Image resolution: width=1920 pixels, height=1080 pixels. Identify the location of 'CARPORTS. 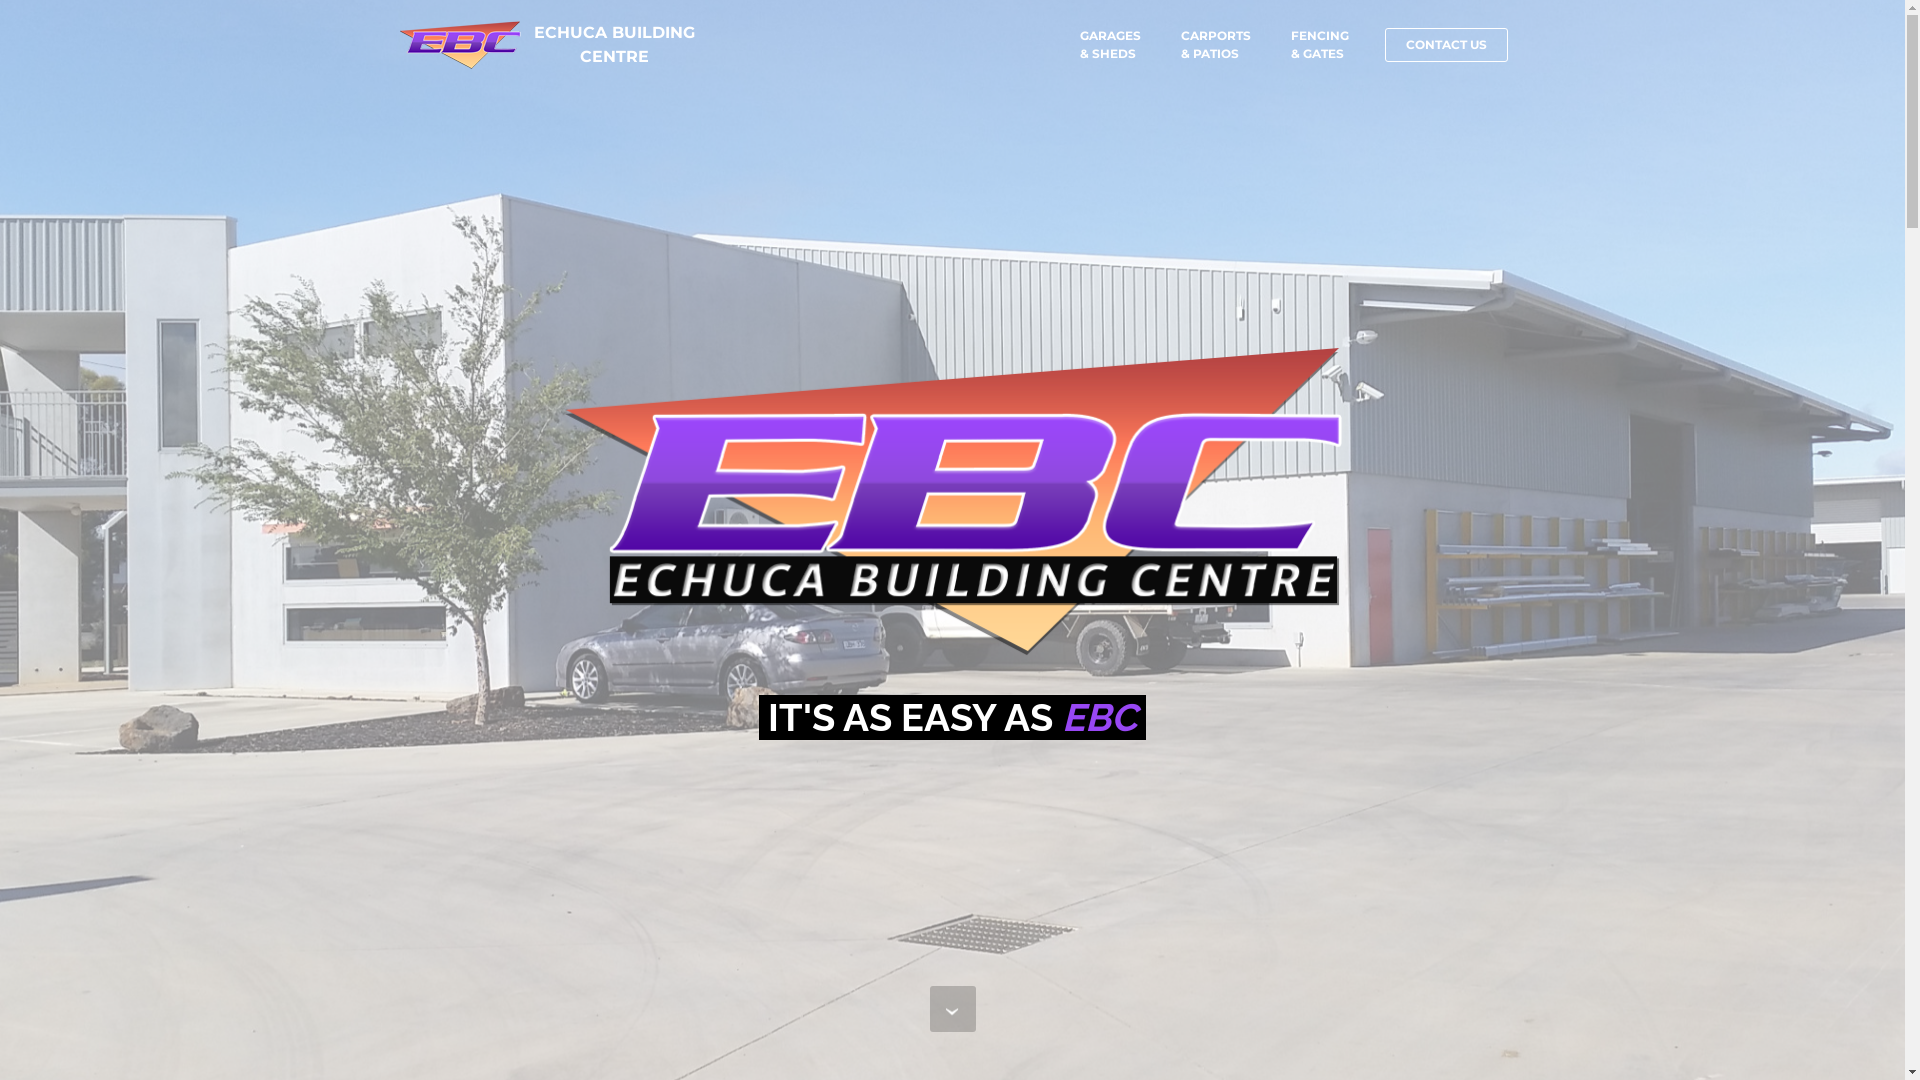
(1180, 45).